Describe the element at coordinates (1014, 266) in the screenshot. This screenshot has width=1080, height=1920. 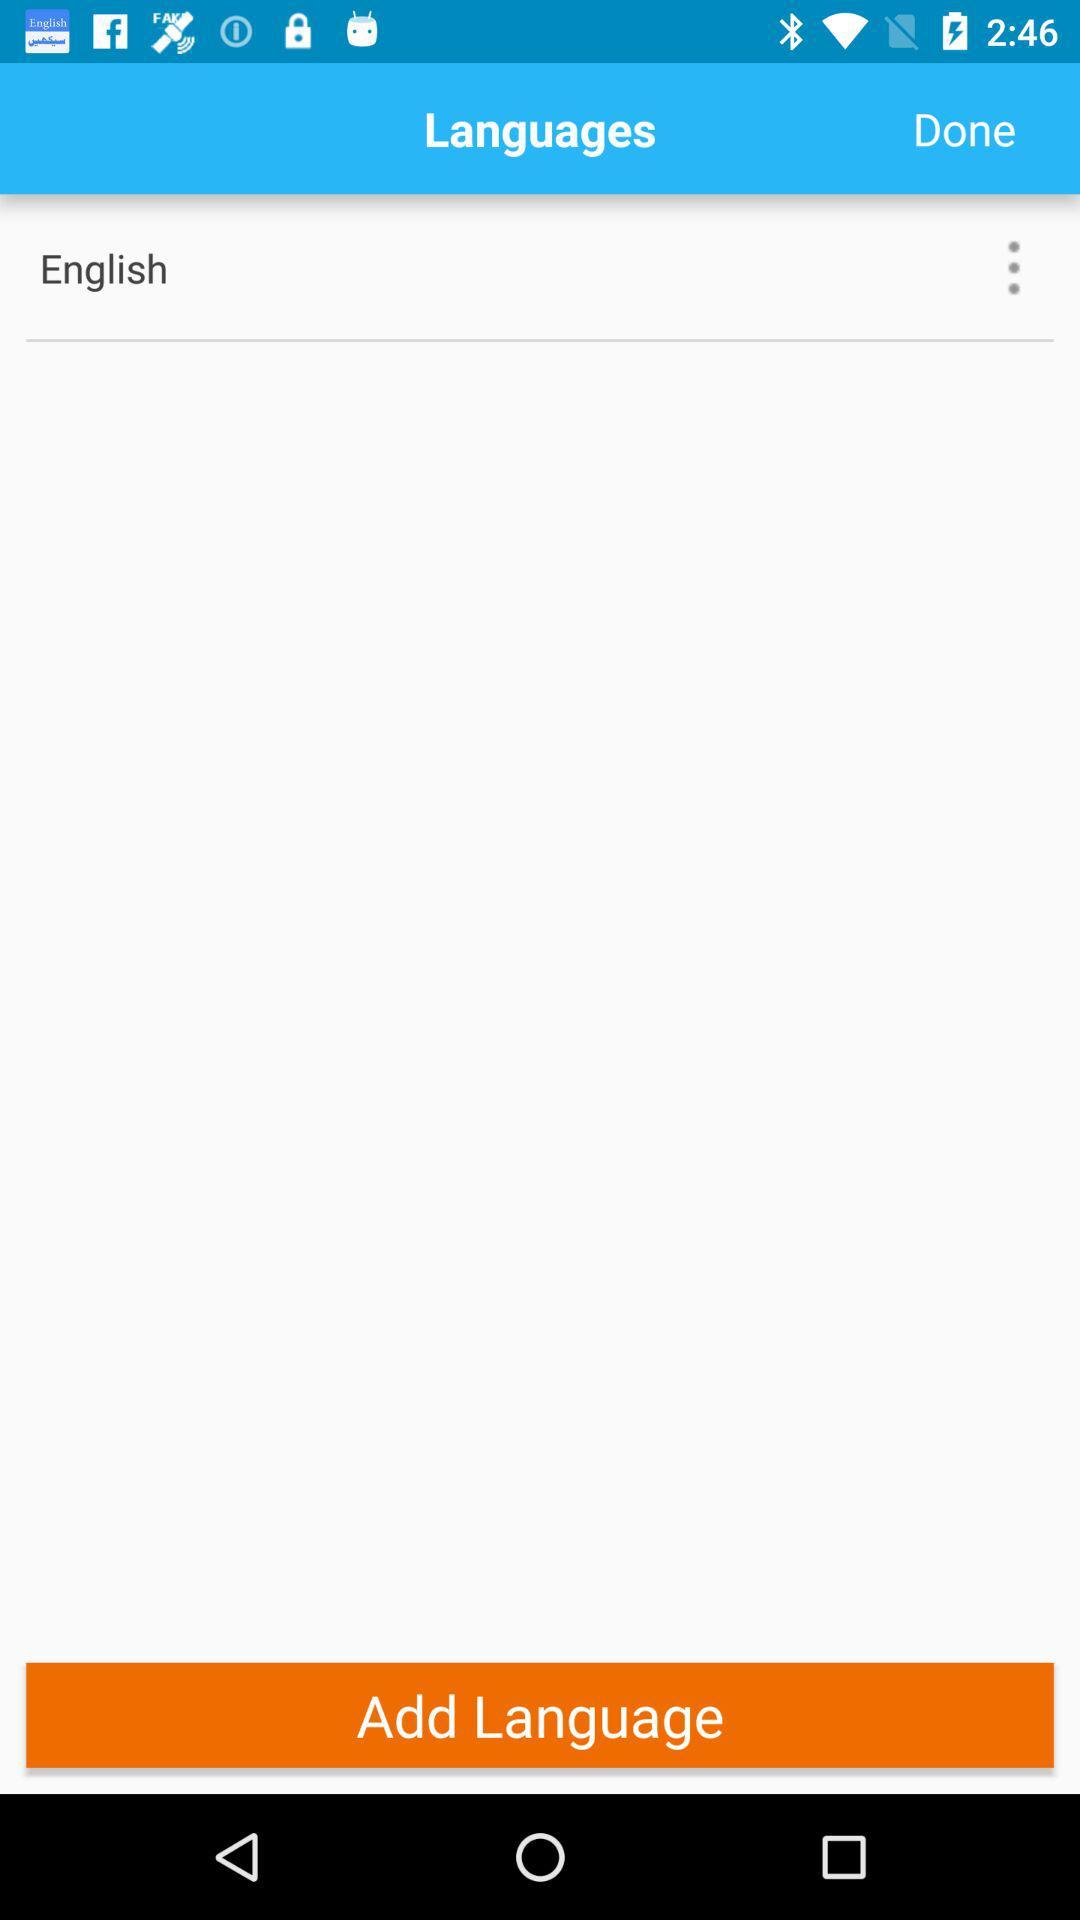
I see `the icon to the right of english item` at that location.